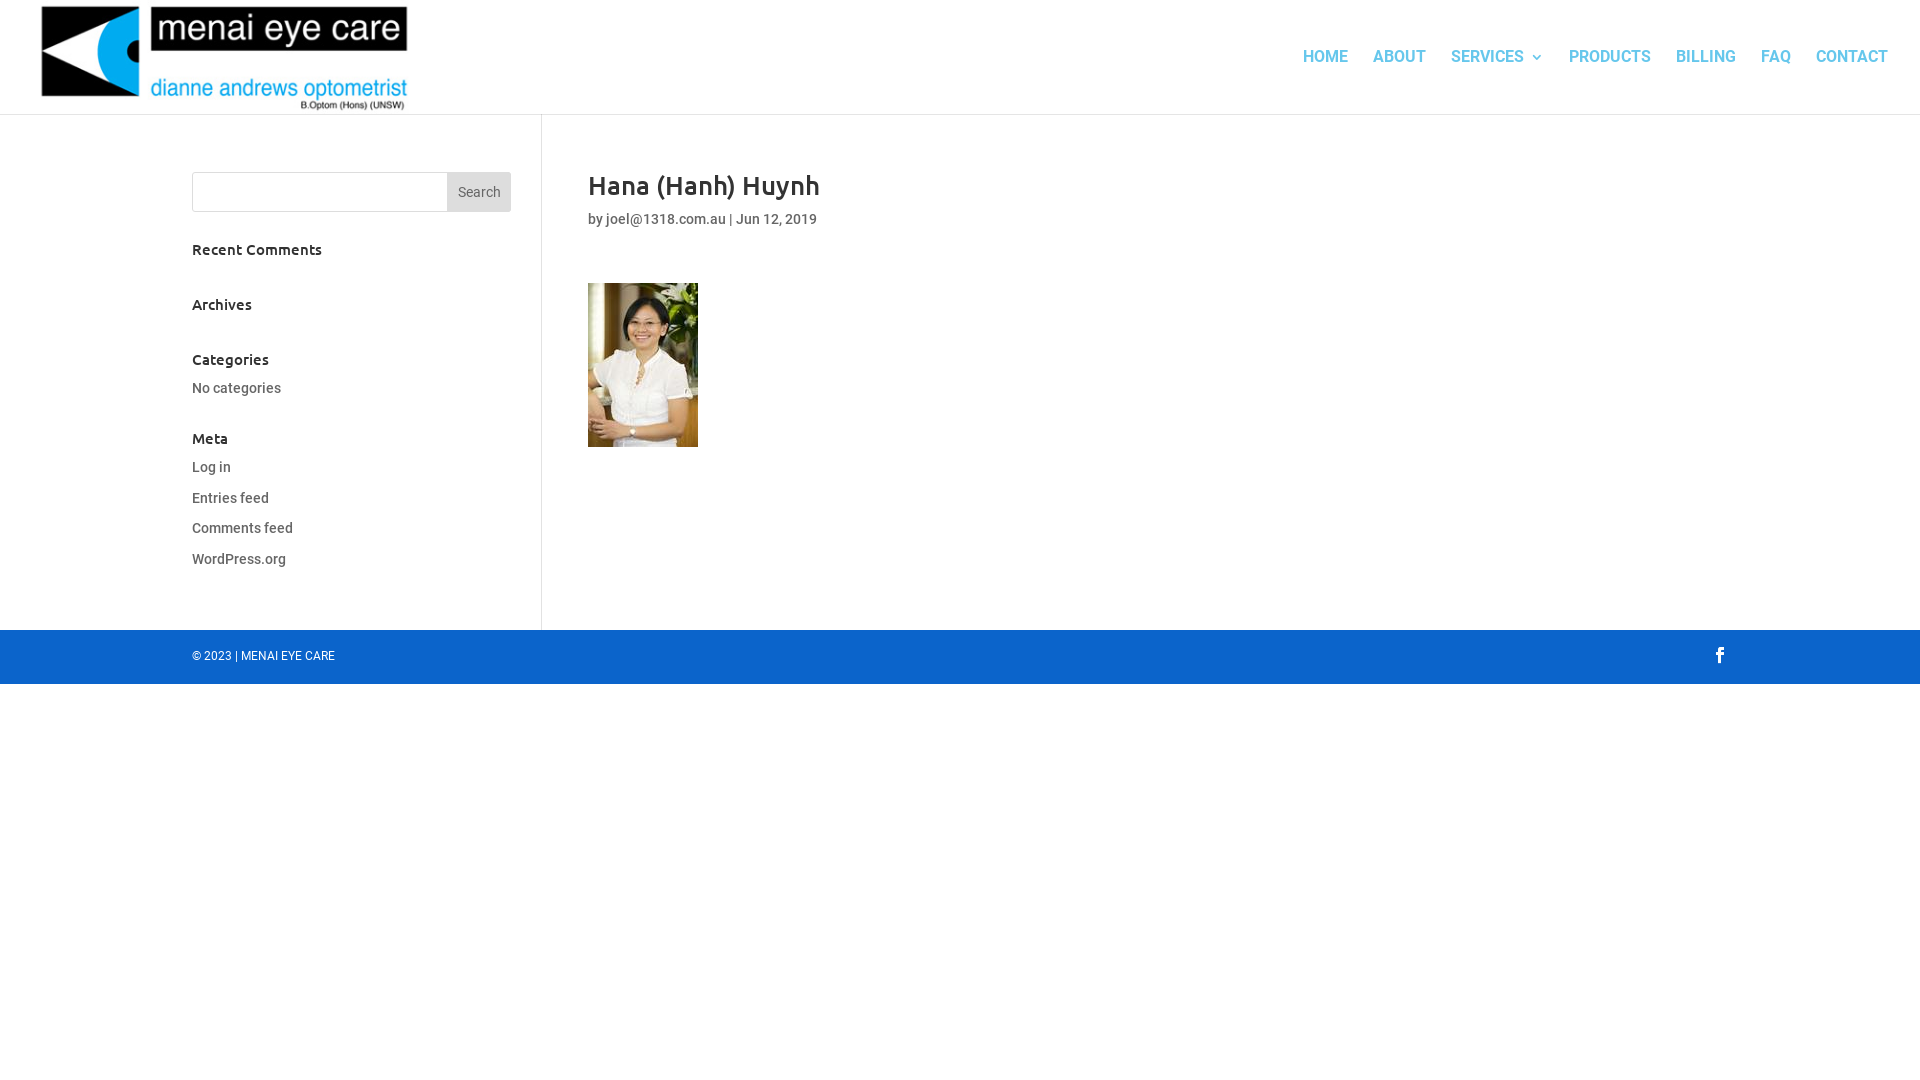 The width and height of the screenshot is (1920, 1080). What do you see at coordinates (1776, 80) in the screenshot?
I see `'FAQ'` at bounding box center [1776, 80].